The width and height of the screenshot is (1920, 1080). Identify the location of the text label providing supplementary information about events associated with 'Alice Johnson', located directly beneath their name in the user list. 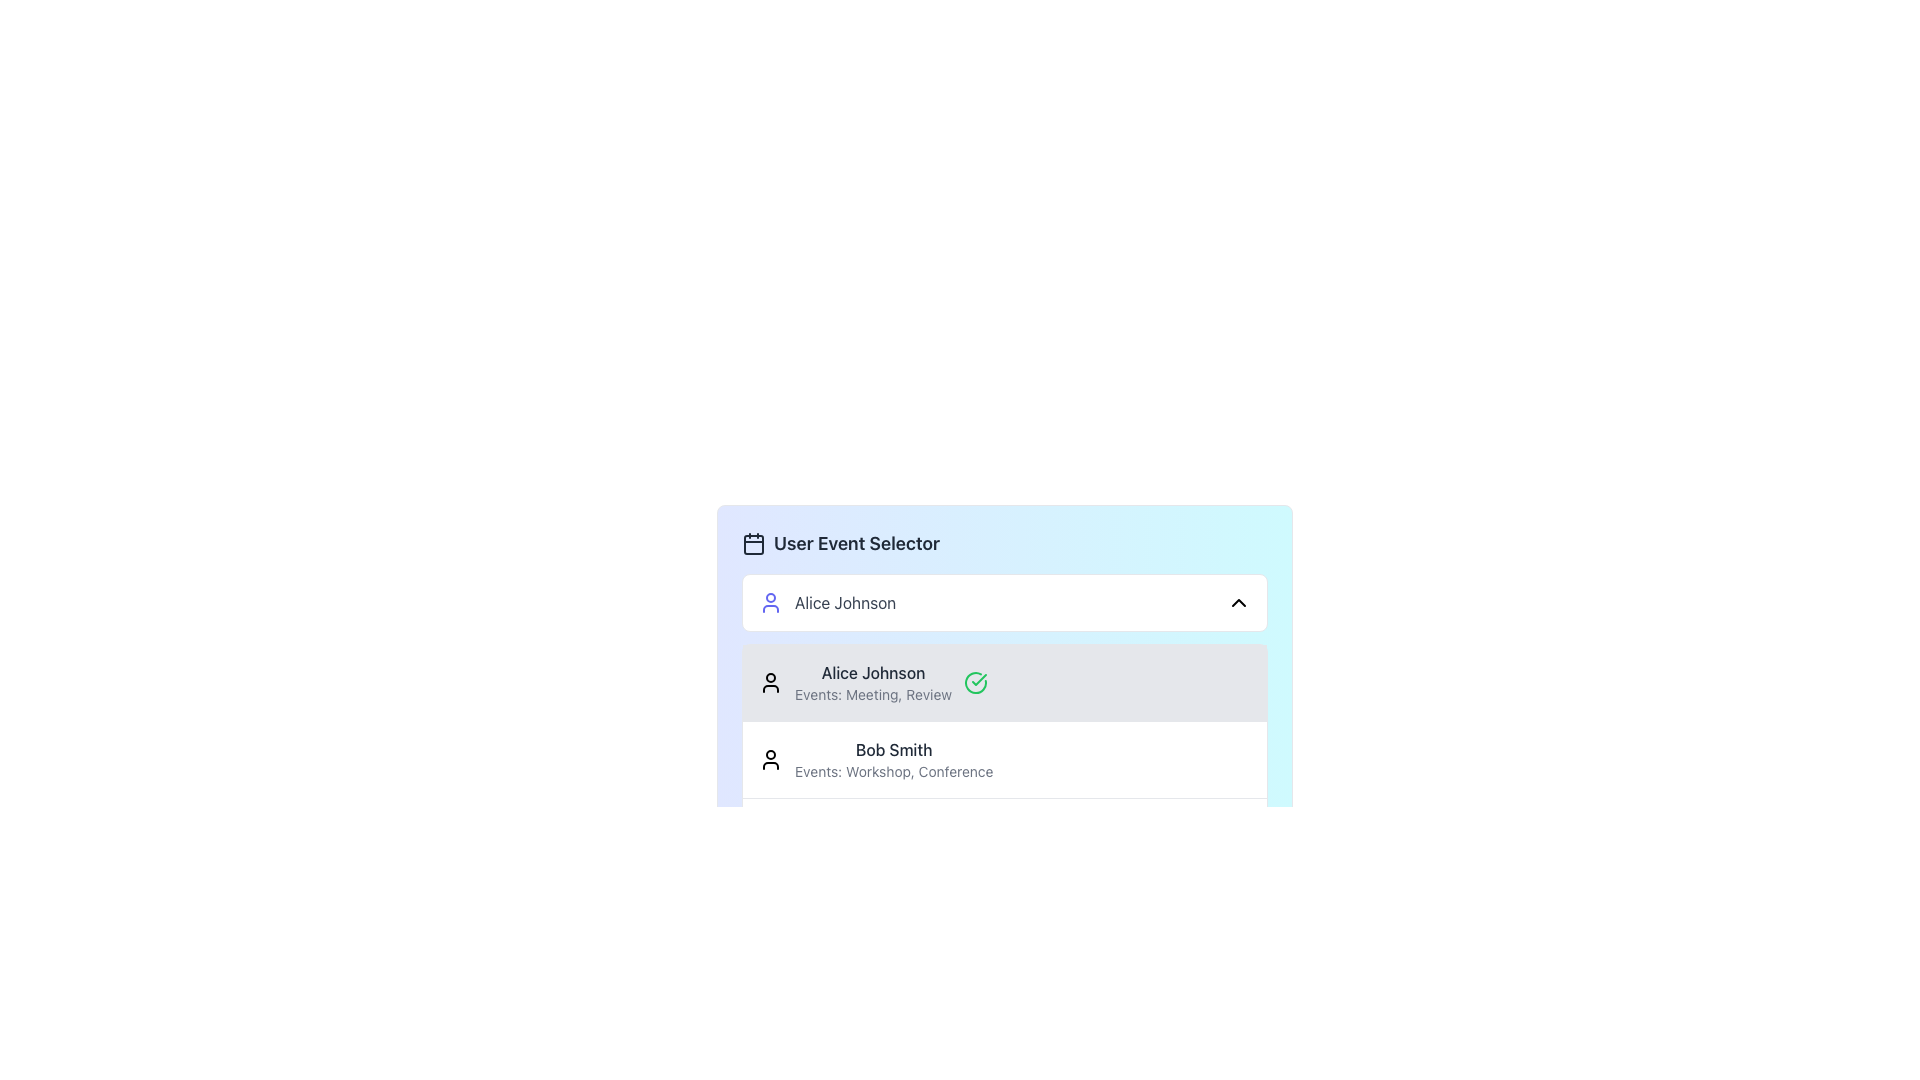
(873, 693).